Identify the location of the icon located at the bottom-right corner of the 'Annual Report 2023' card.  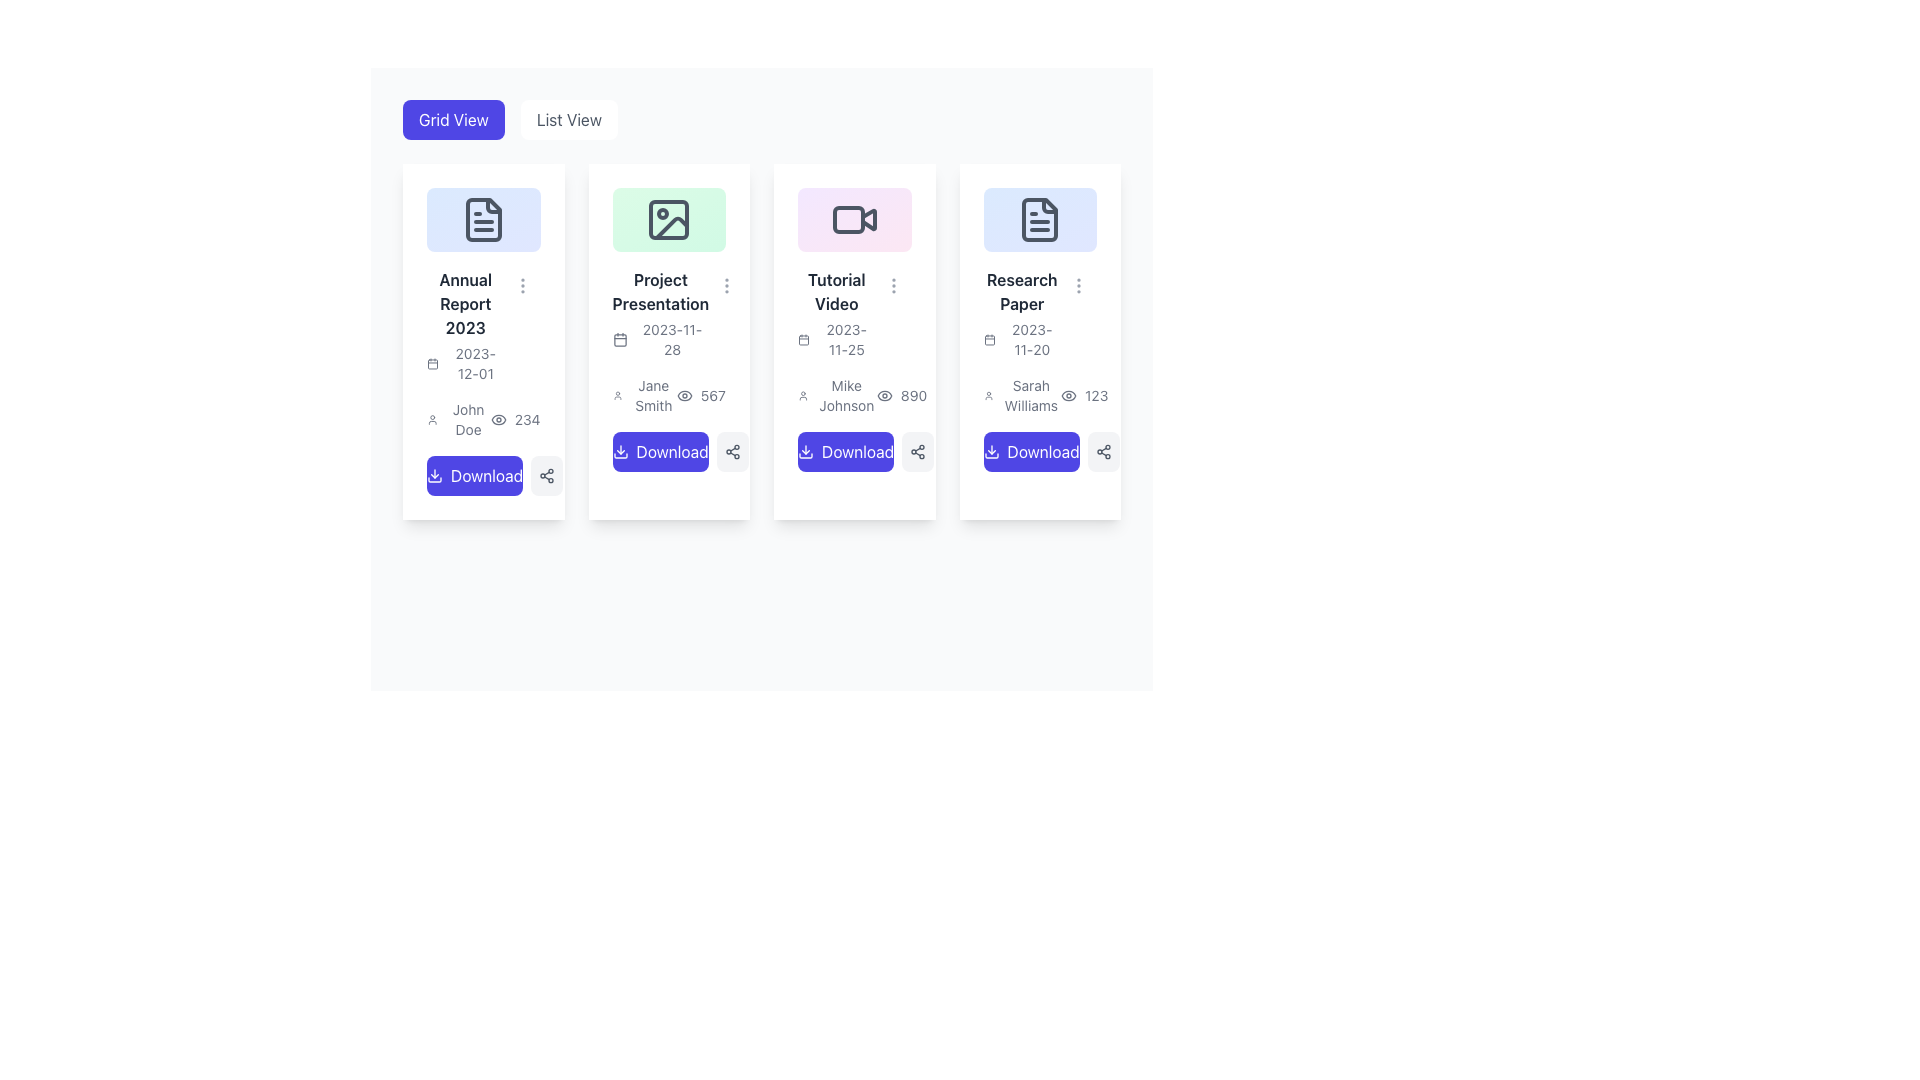
(547, 475).